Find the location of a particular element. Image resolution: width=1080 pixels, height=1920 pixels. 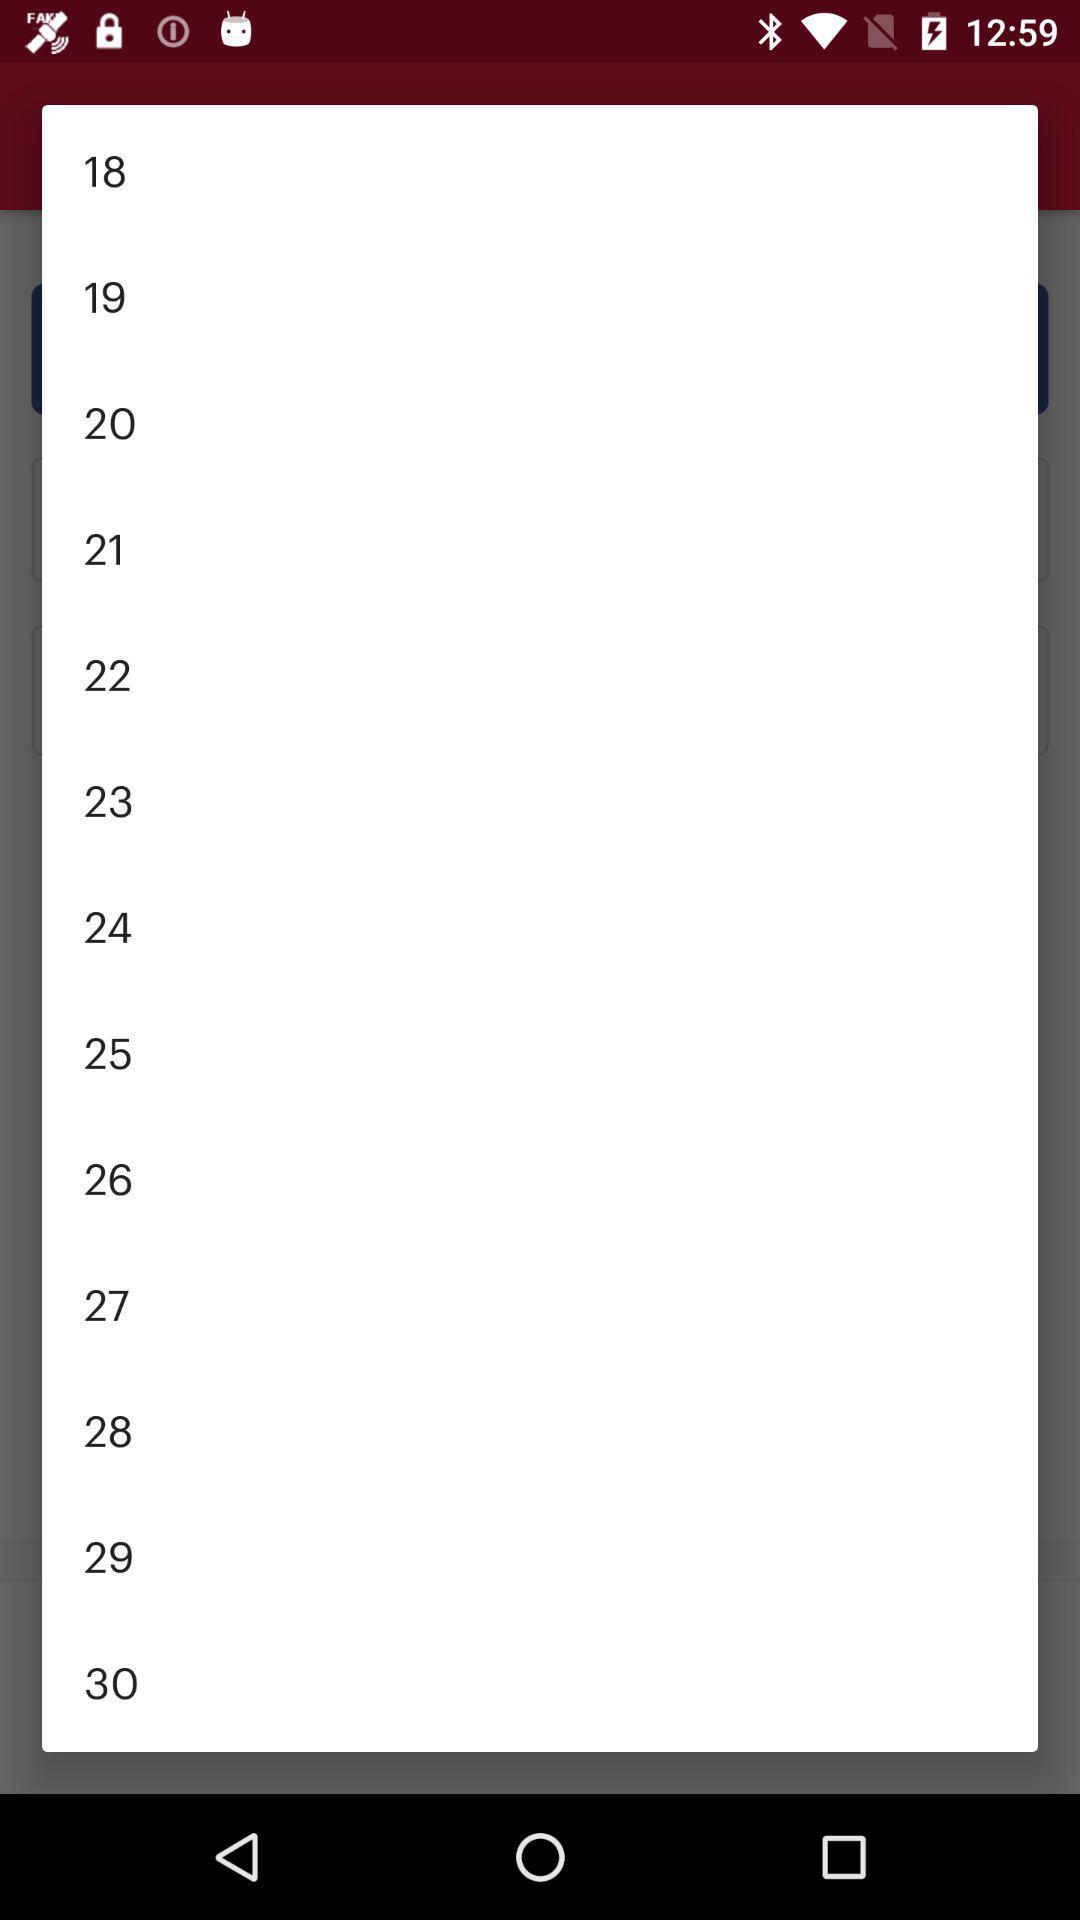

31 is located at coordinates (540, 1746).